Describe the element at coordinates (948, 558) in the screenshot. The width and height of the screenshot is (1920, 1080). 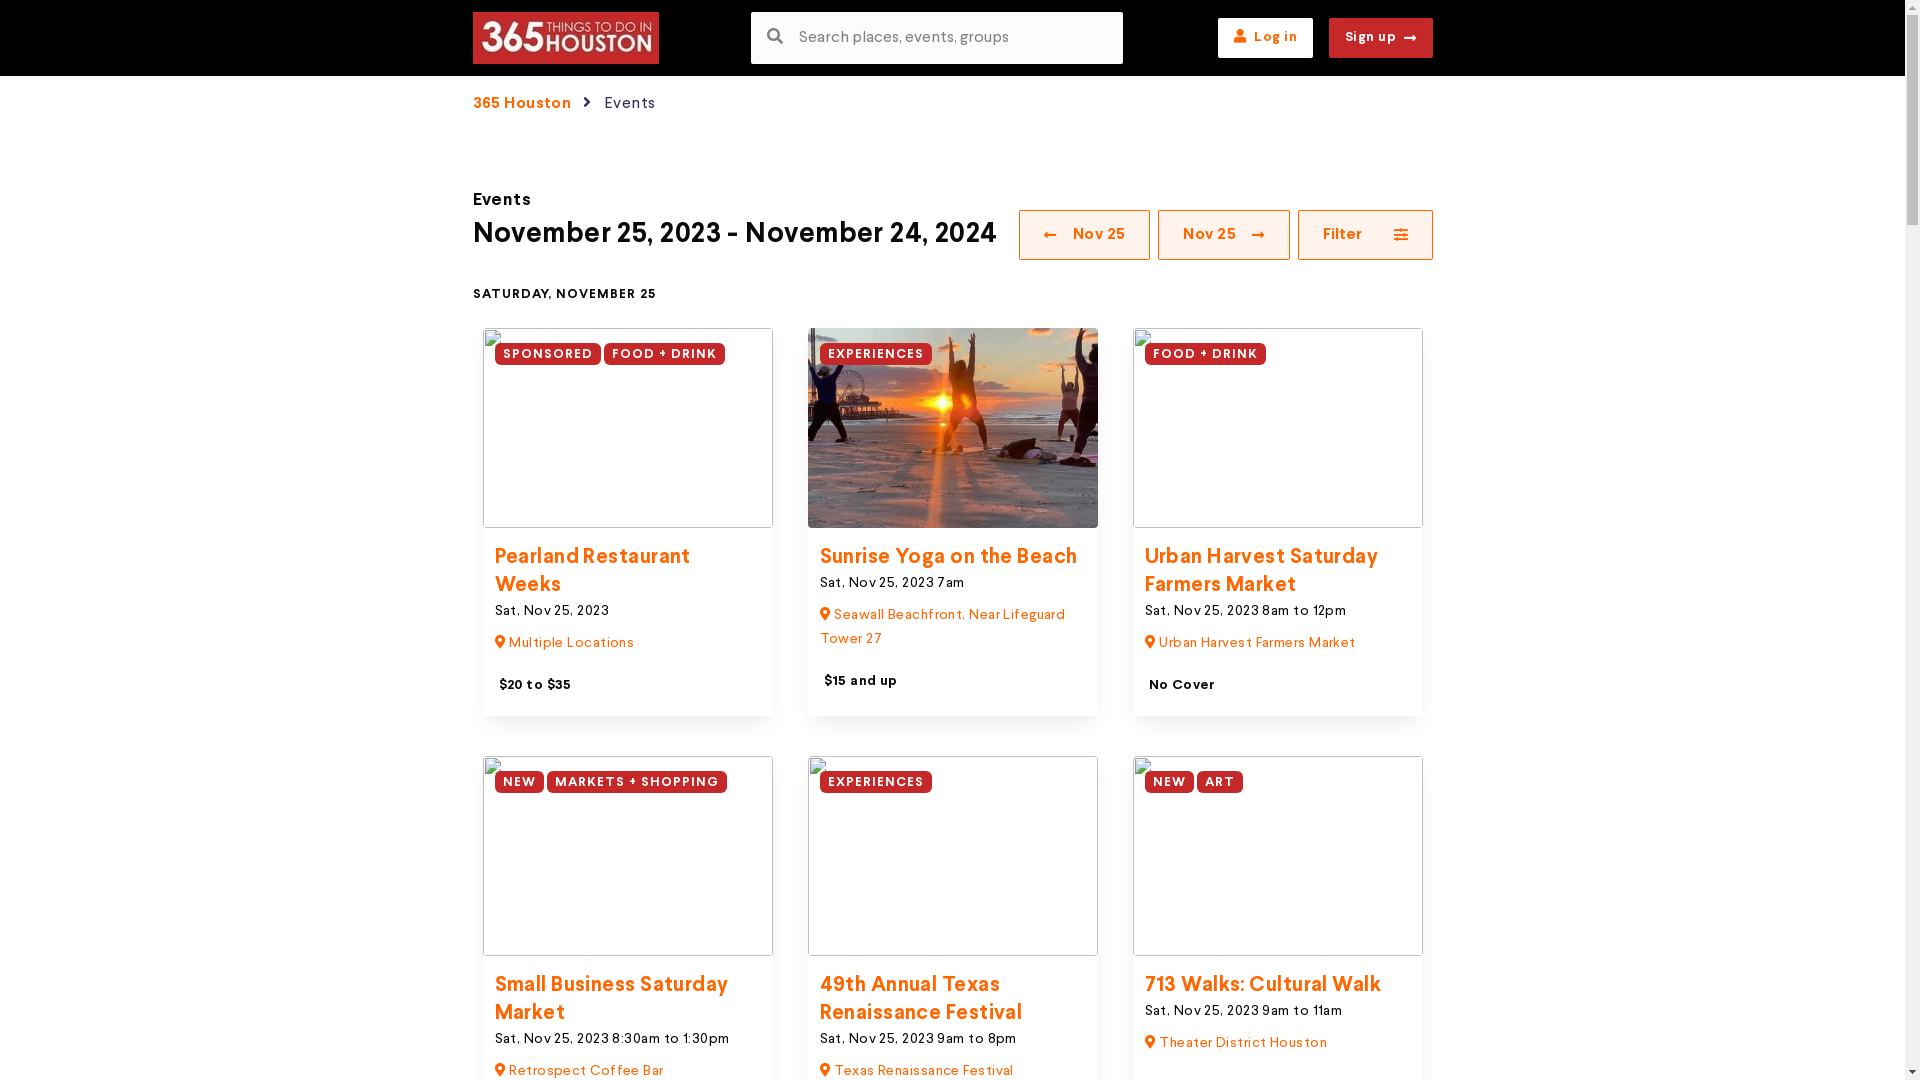
I see `'Sunrise Yoga on the Beach'` at that location.